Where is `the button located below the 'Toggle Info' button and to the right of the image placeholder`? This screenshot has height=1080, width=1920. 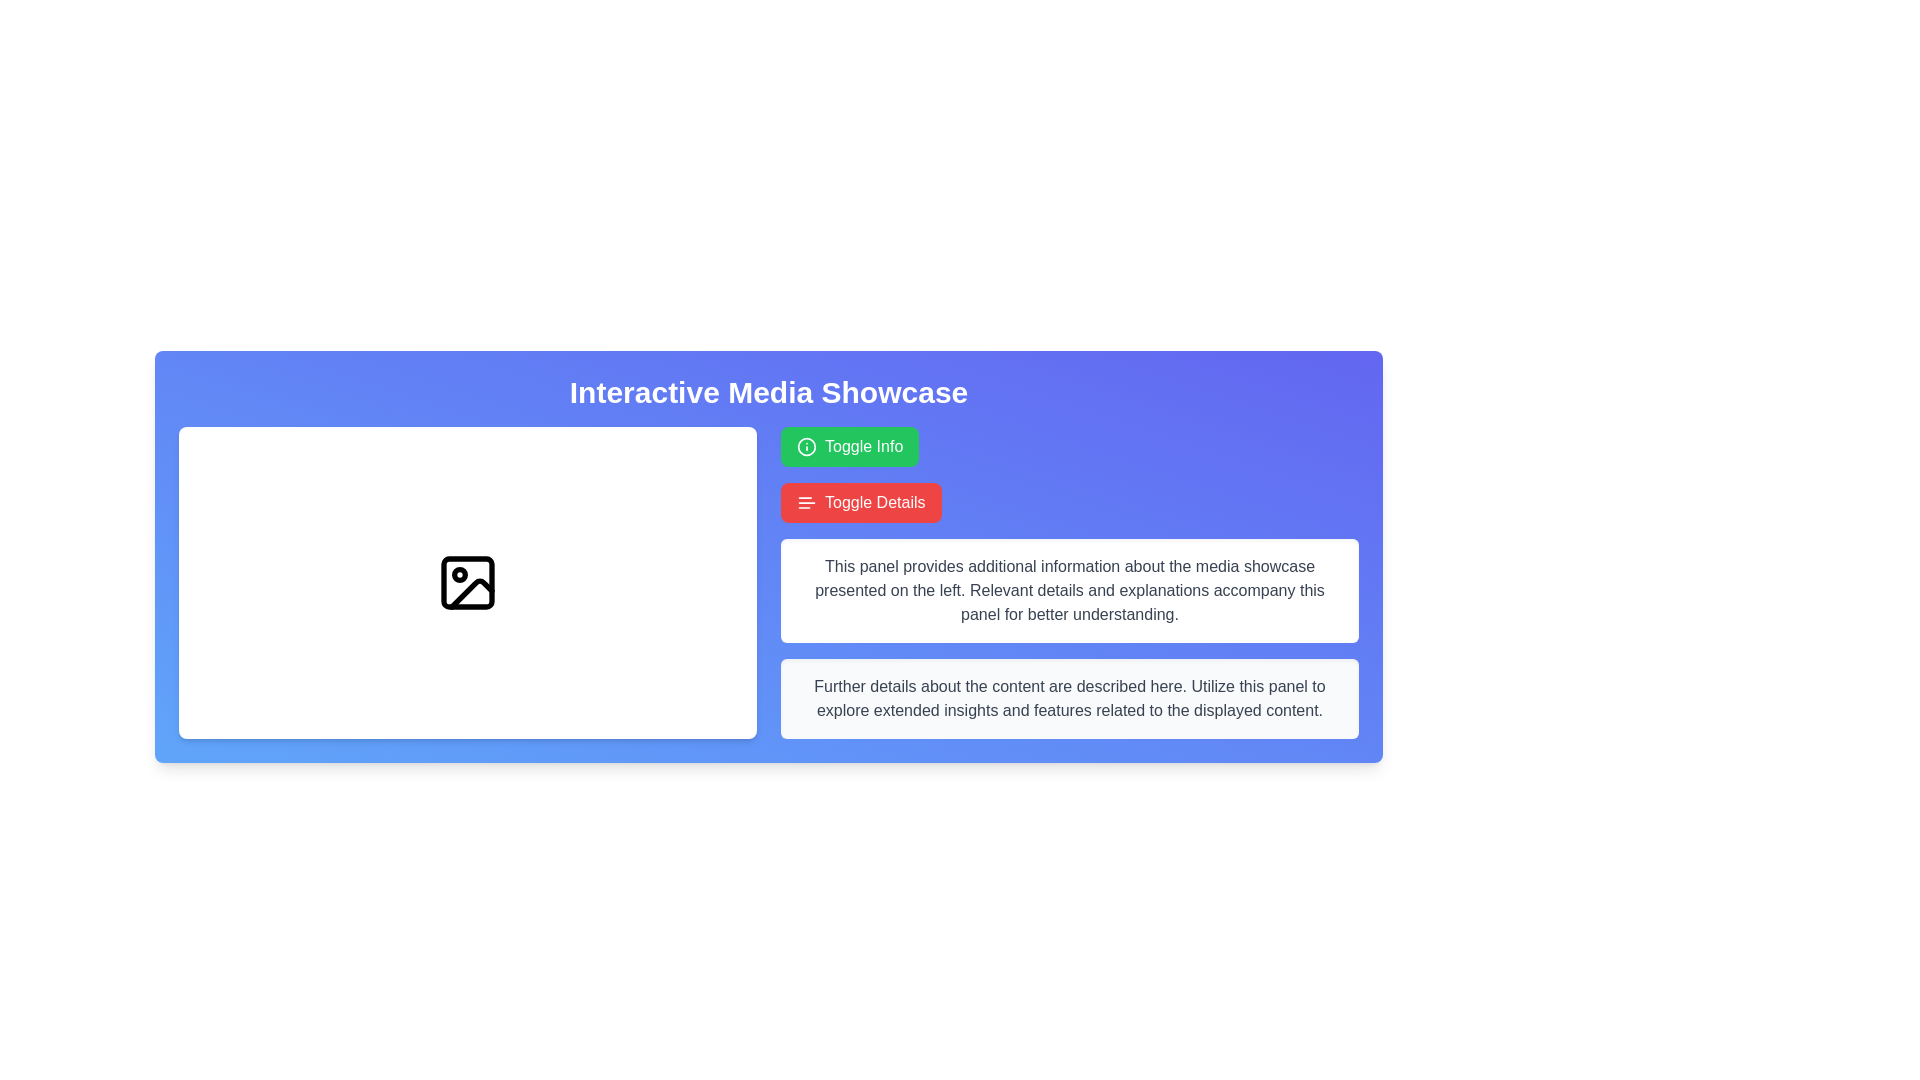 the button located below the 'Toggle Info' button and to the right of the image placeholder is located at coordinates (861, 501).